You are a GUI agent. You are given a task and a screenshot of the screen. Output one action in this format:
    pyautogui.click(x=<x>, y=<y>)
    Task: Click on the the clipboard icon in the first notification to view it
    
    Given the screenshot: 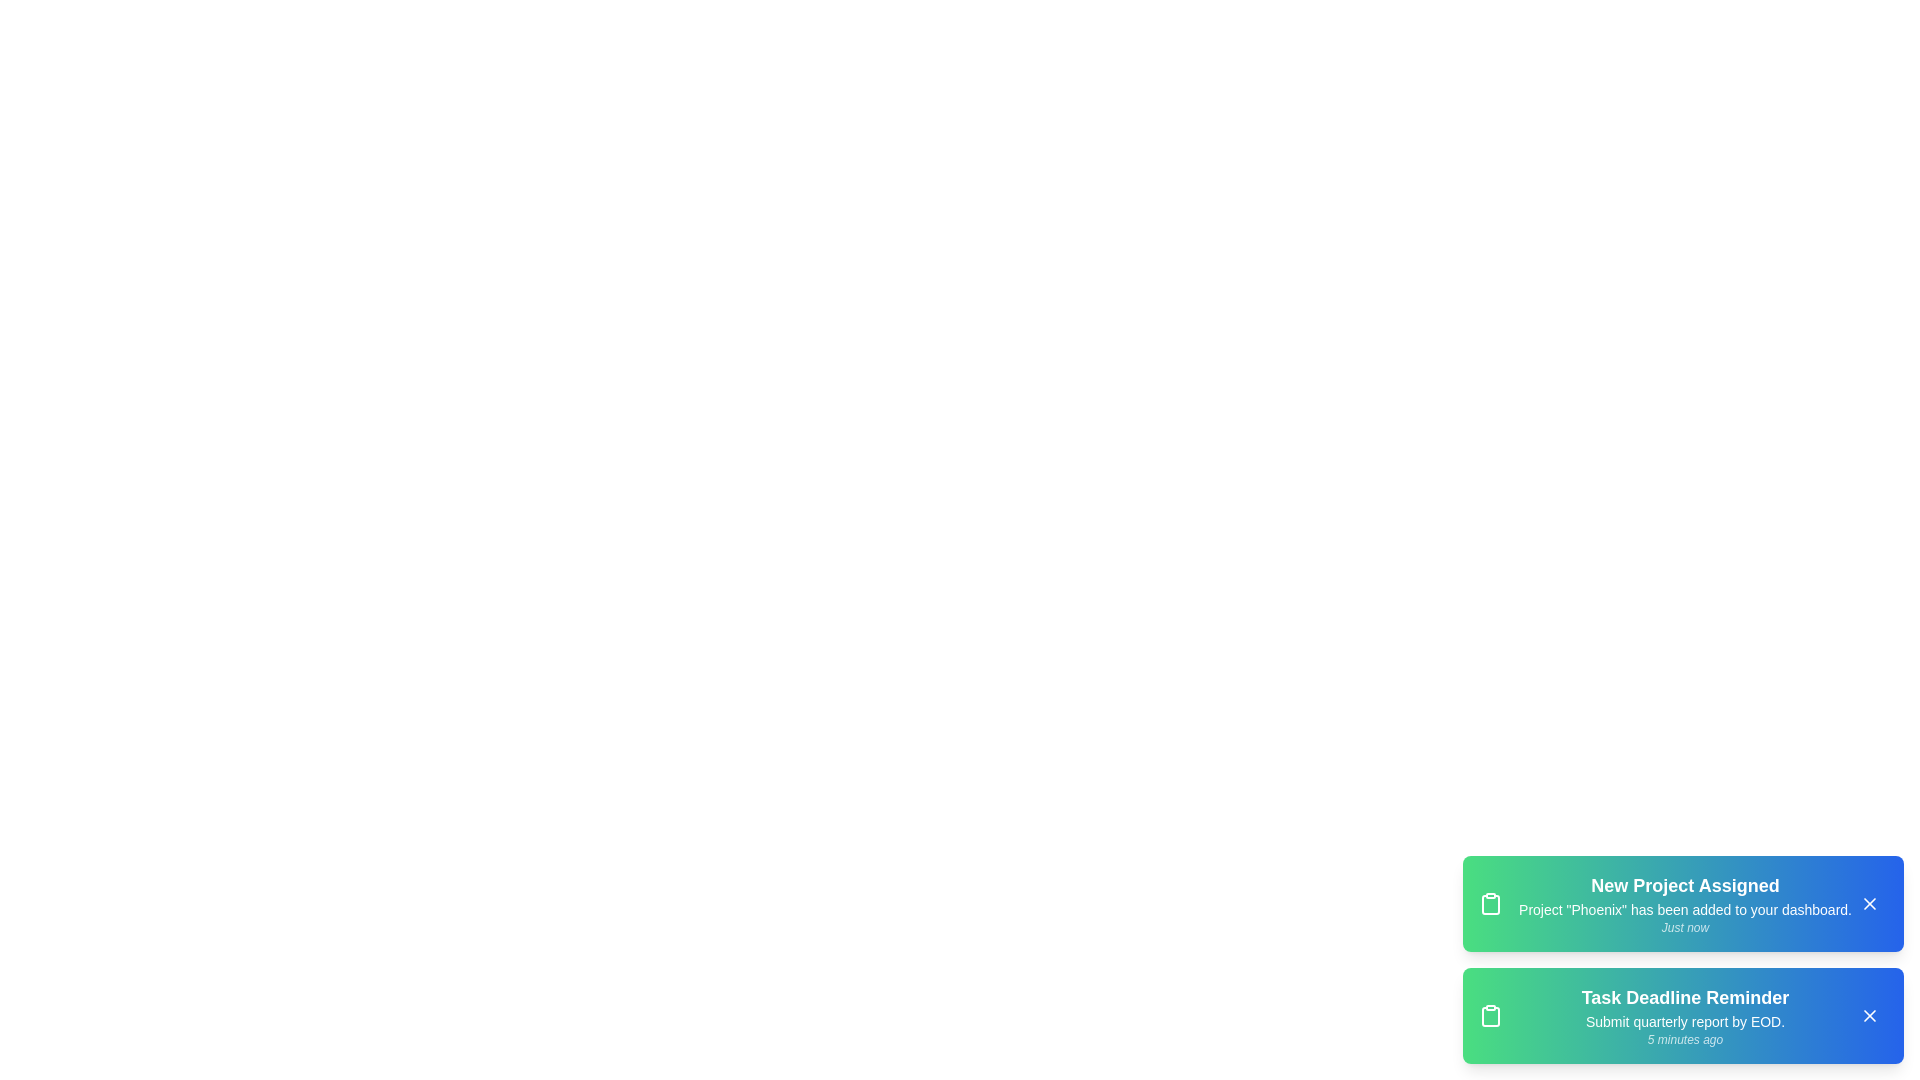 What is the action you would take?
    pyautogui.click(x=1491, y=903)
    